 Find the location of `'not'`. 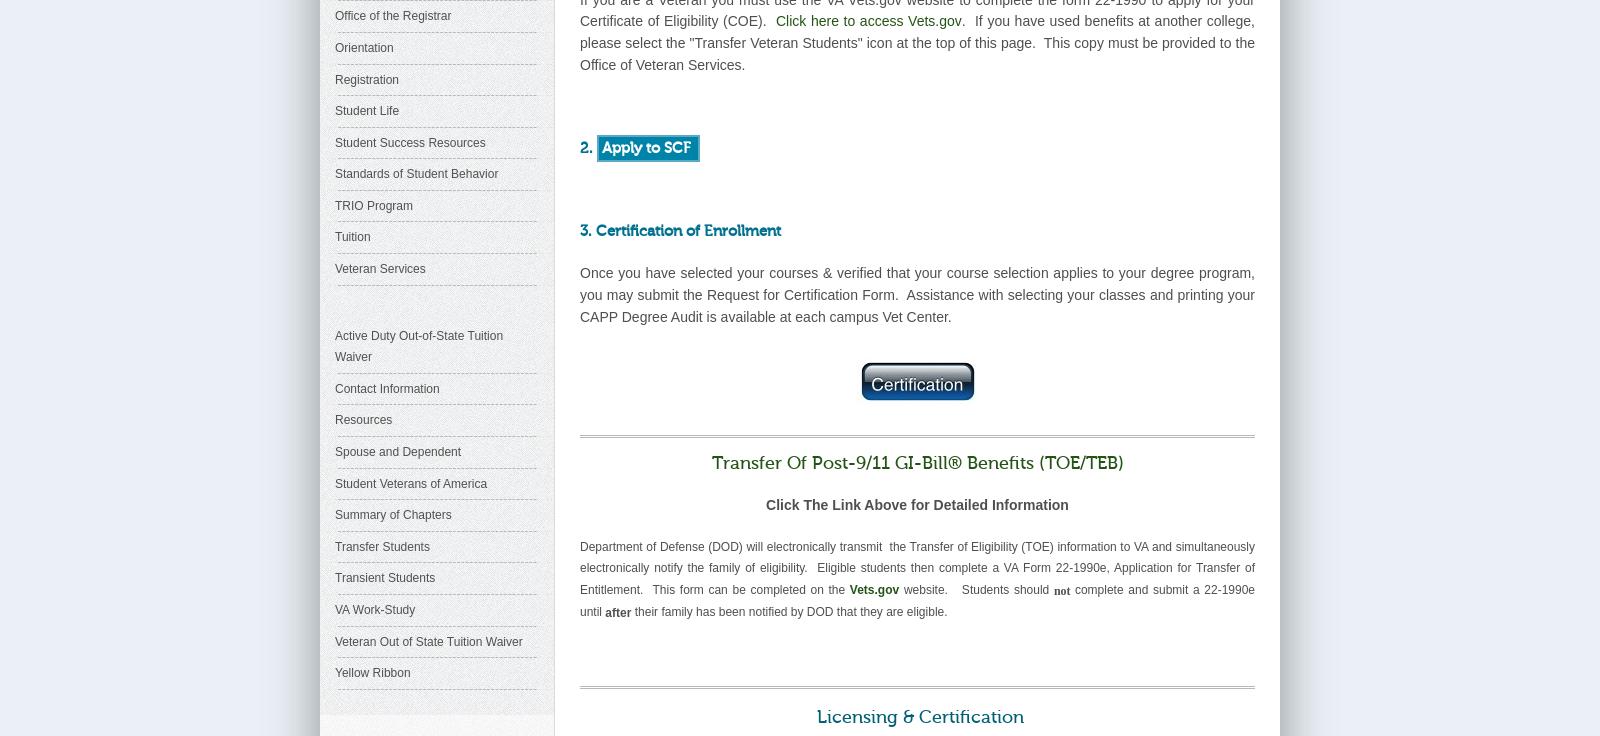

'not' is located at coordinates (1063, 588).